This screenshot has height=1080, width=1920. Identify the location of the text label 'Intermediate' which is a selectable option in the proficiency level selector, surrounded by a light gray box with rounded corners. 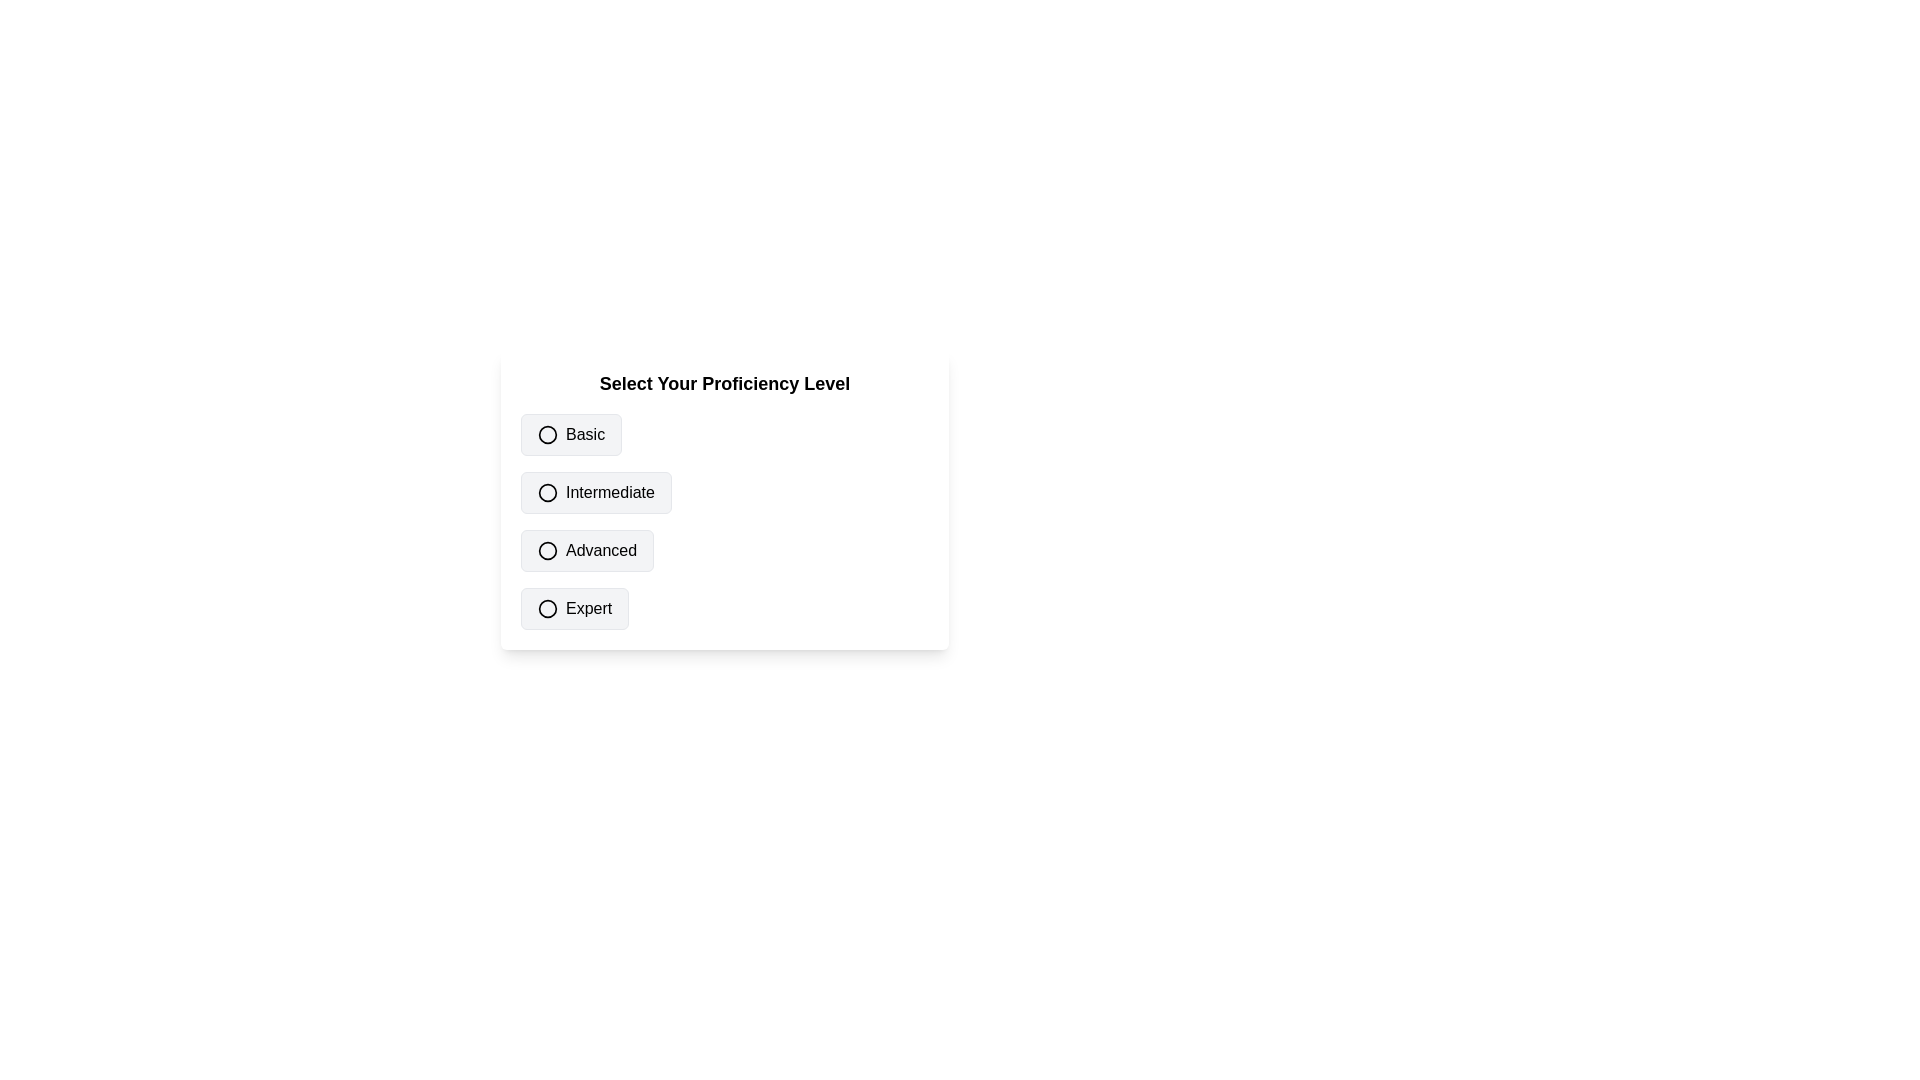
(609, 493).